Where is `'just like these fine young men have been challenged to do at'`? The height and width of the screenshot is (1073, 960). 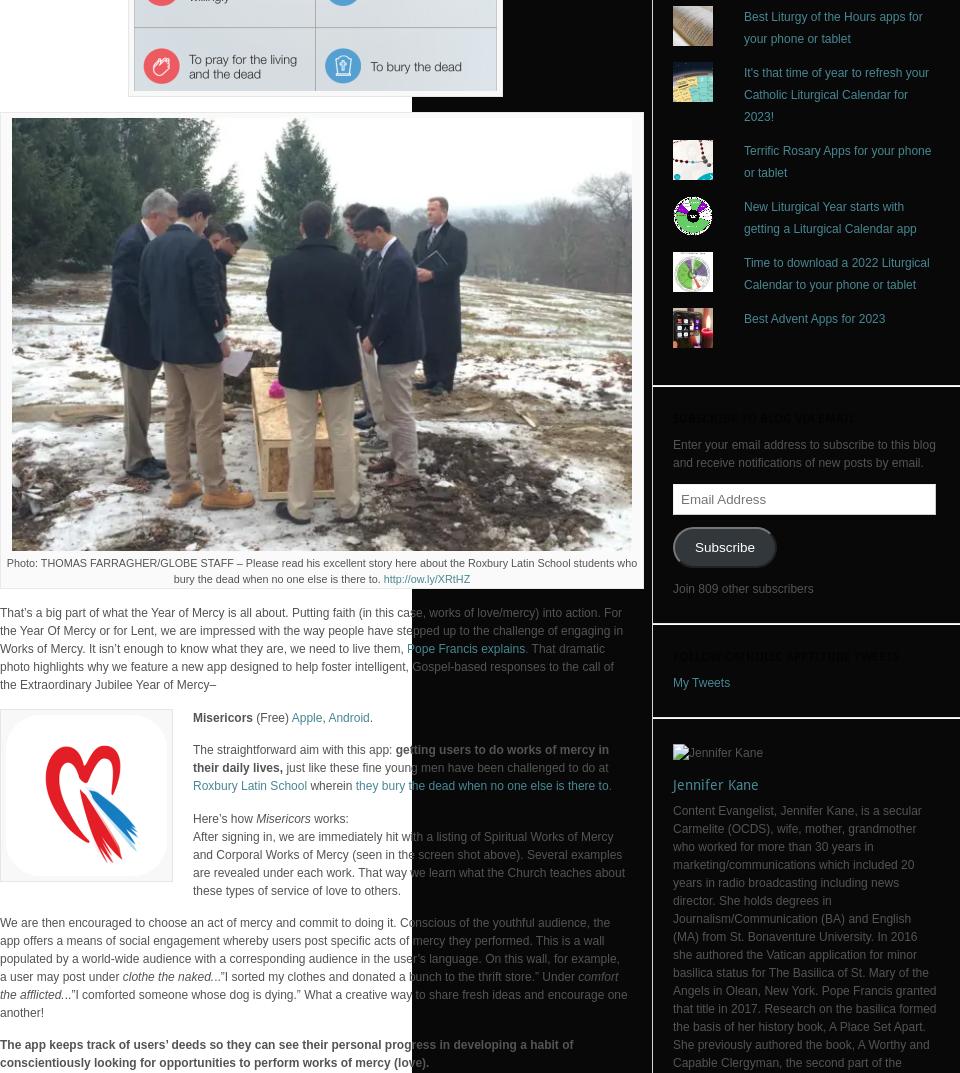
'just like these fine young men have been challenged to do at' is located at coordinates (284, 767).